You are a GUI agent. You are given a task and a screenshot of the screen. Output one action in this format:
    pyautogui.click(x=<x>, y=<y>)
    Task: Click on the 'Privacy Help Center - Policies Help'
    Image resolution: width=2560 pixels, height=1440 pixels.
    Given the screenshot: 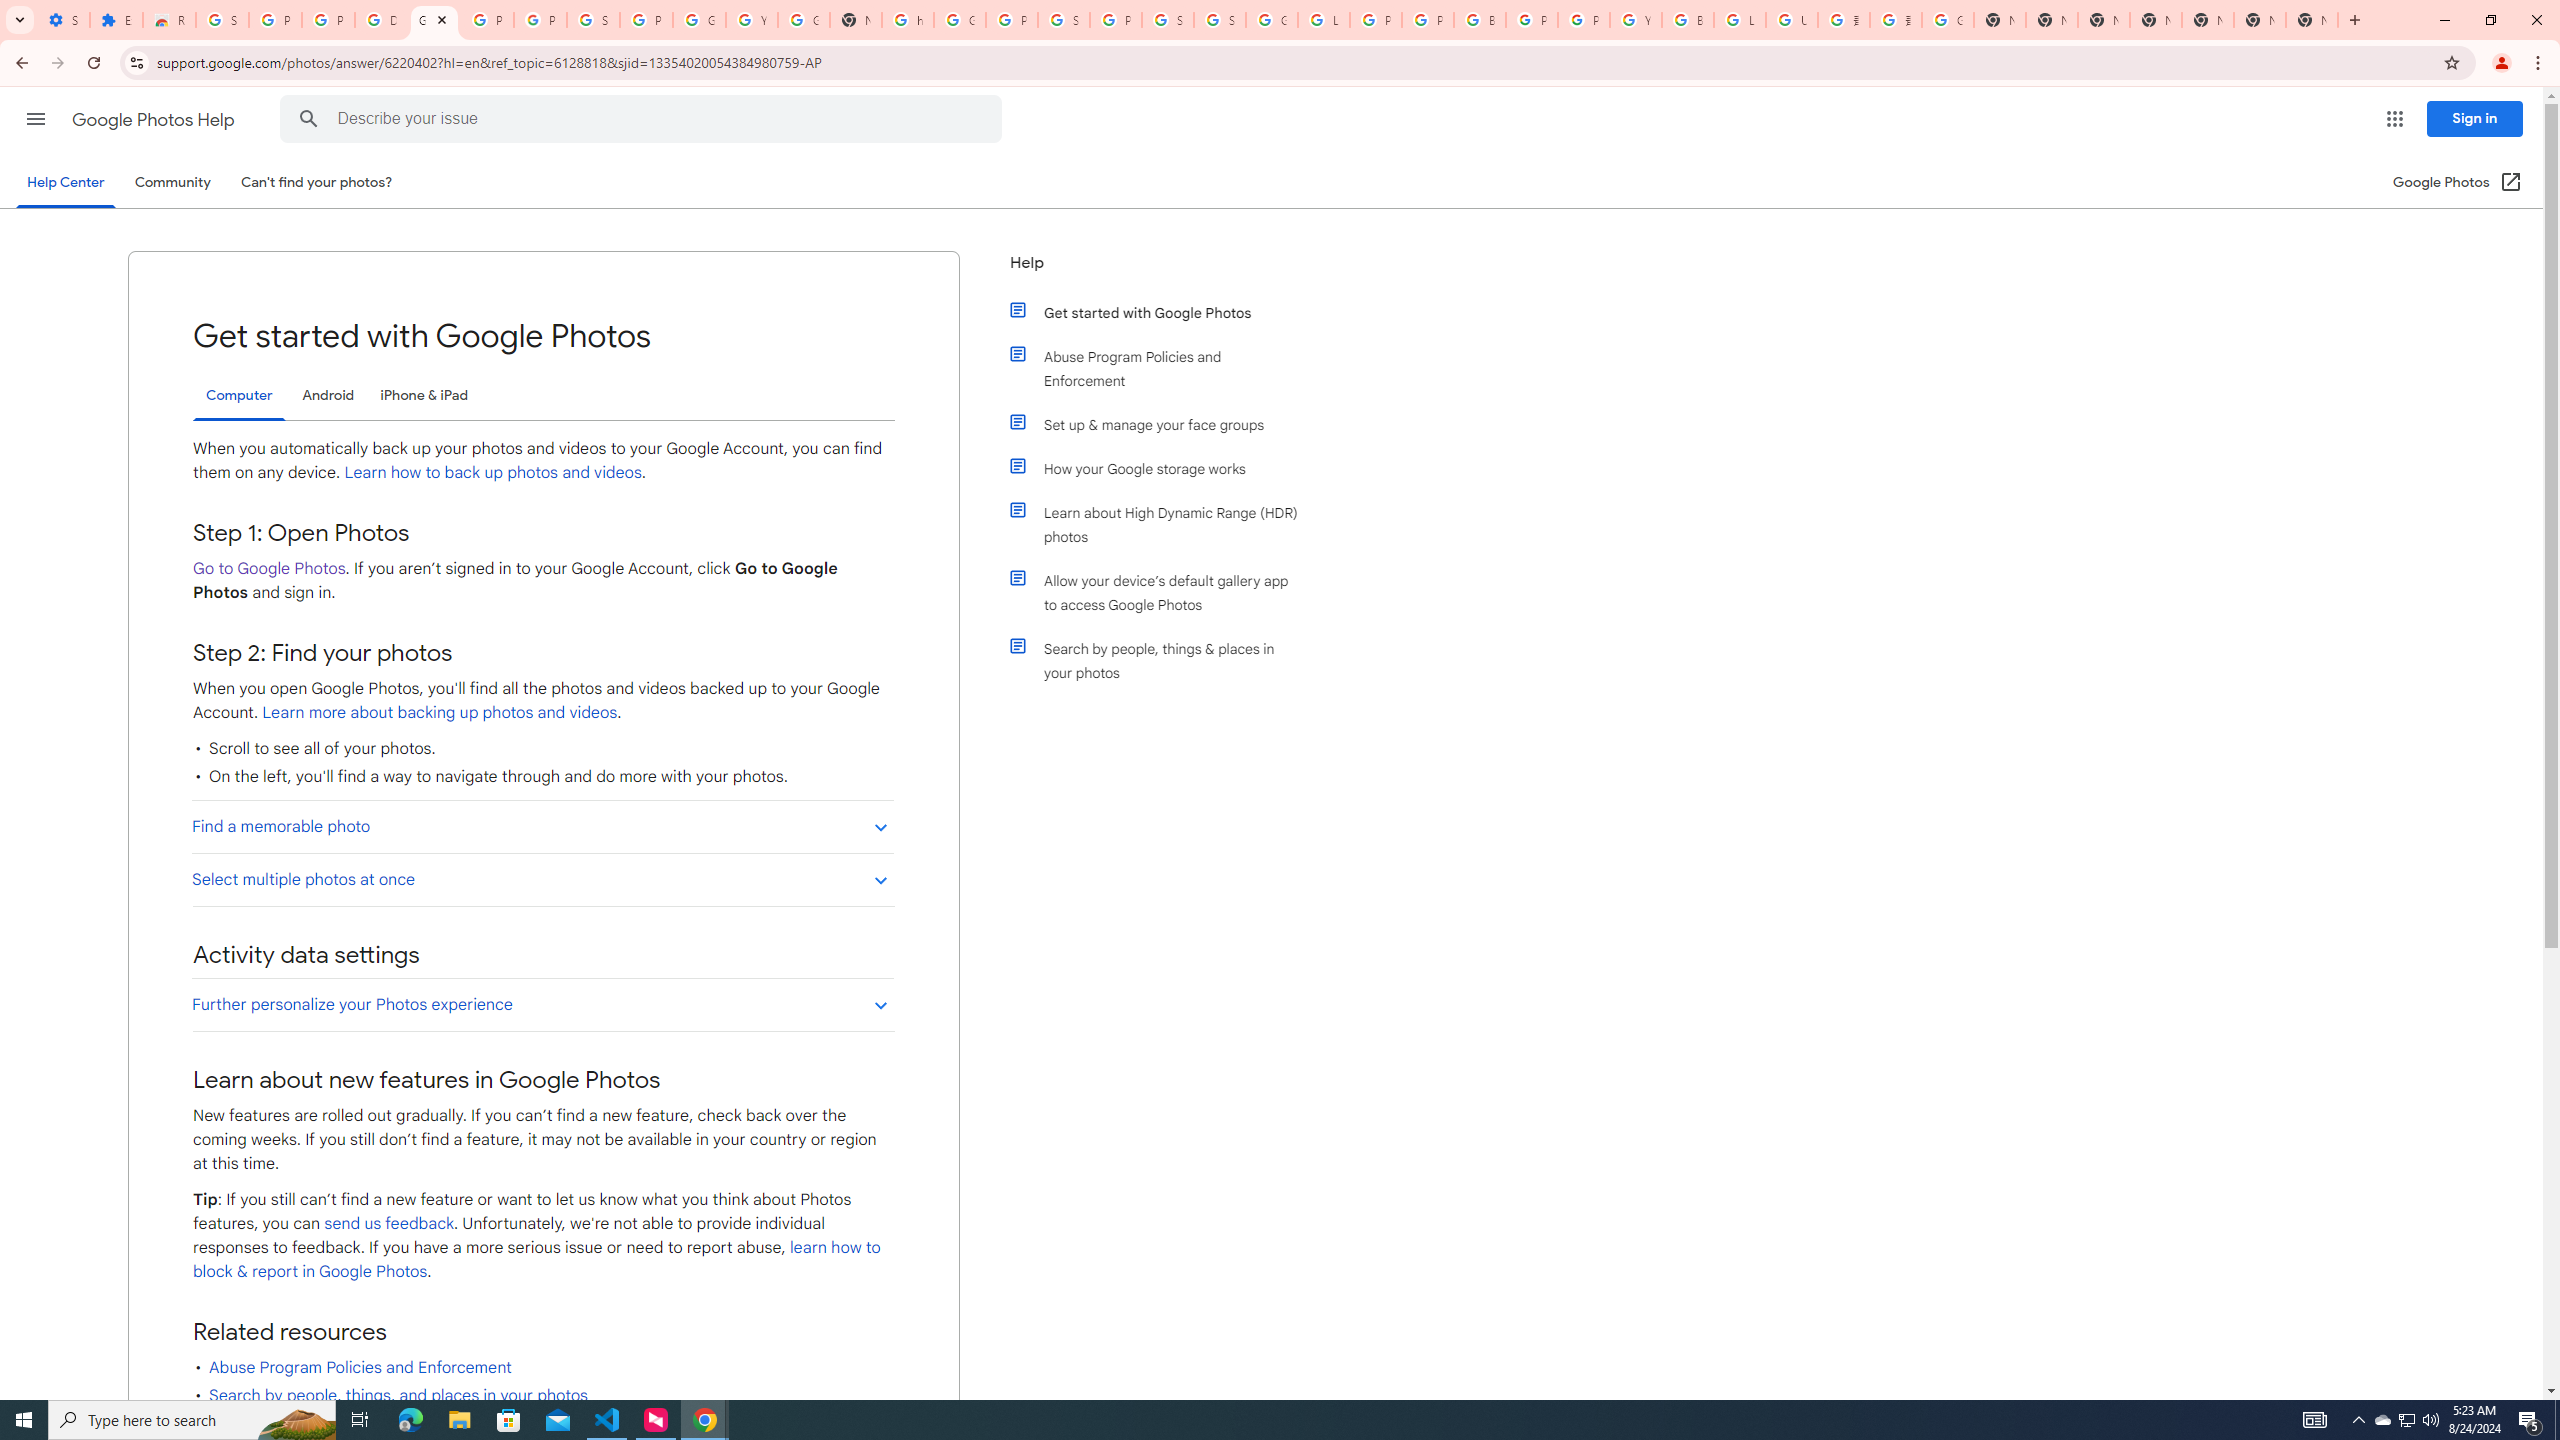 What is the action you would take?
    pyautogui.click(x=1375, y=19)
    